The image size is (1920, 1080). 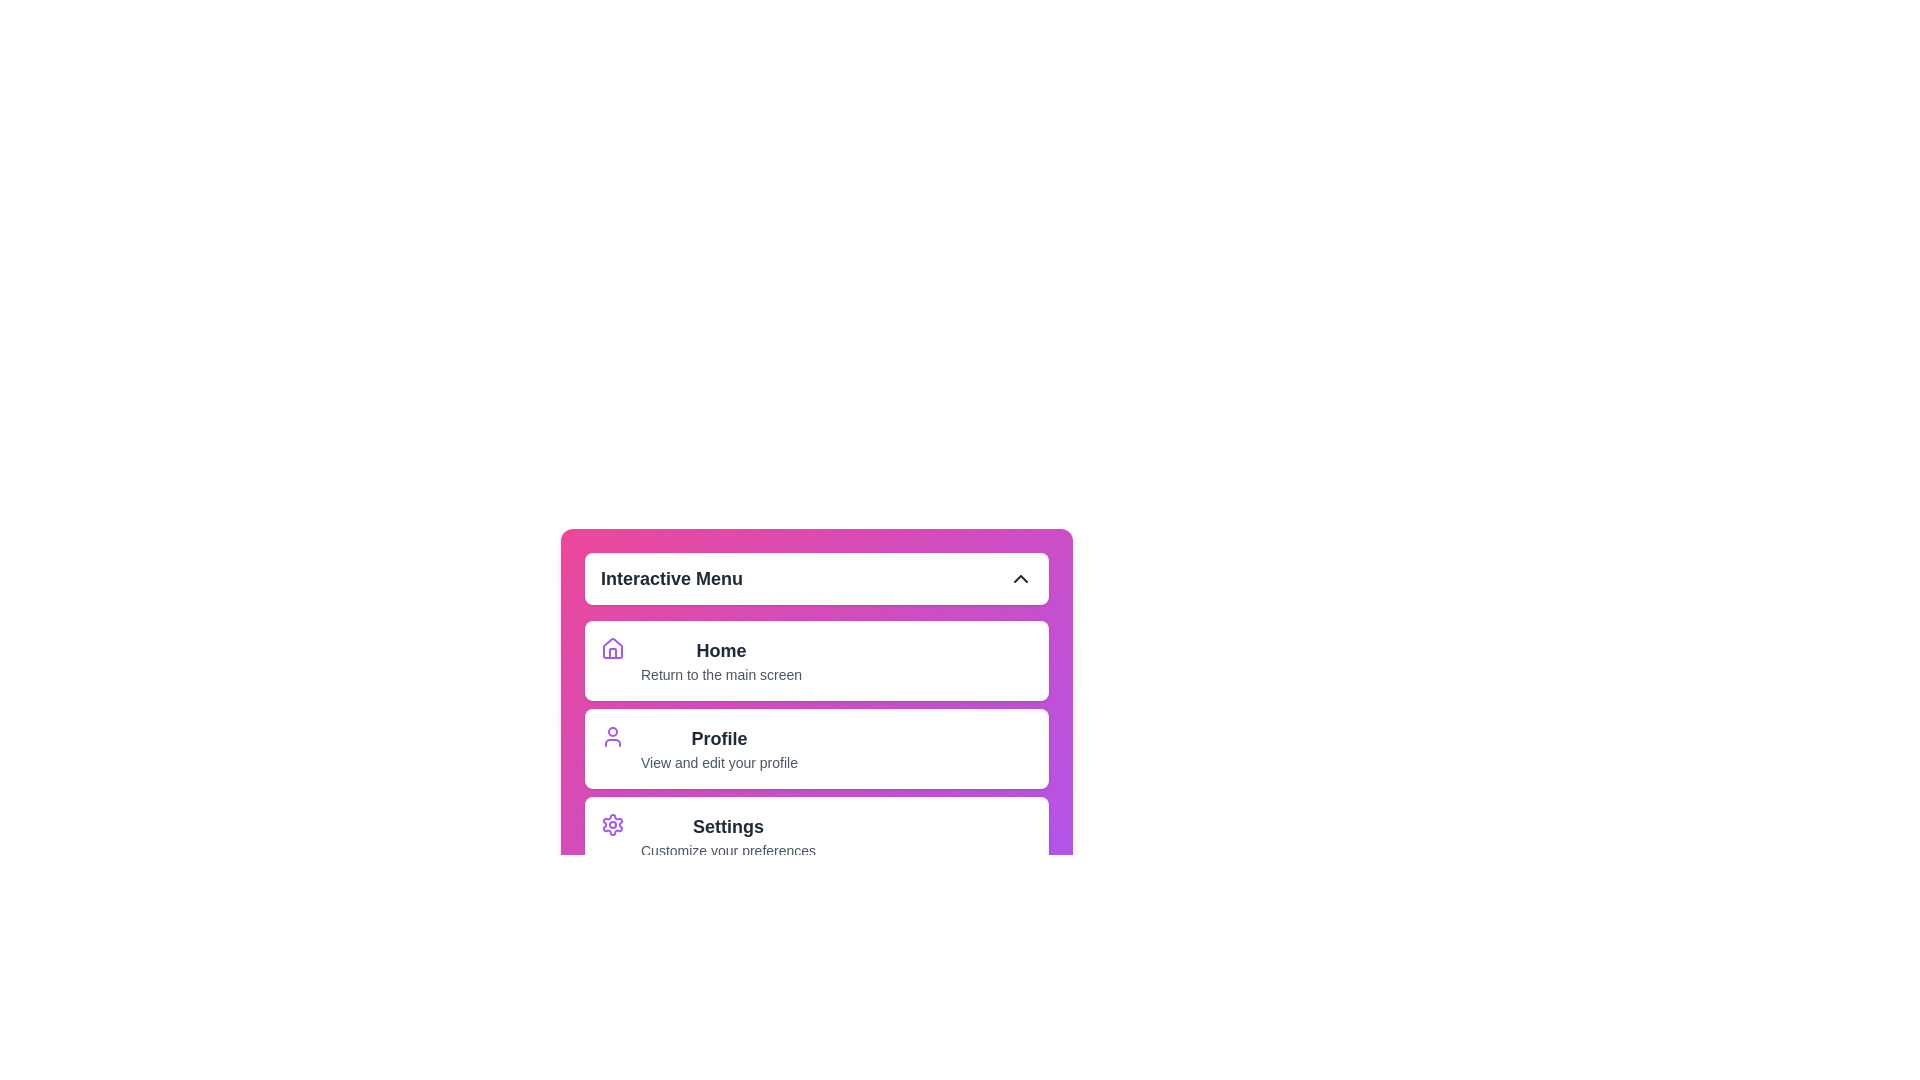 What do you see at coordinates (720, 660) in the screenshot?
I see `the menu item labeled Home to navigate to its corresponding section` at bounding box center [720, 660].